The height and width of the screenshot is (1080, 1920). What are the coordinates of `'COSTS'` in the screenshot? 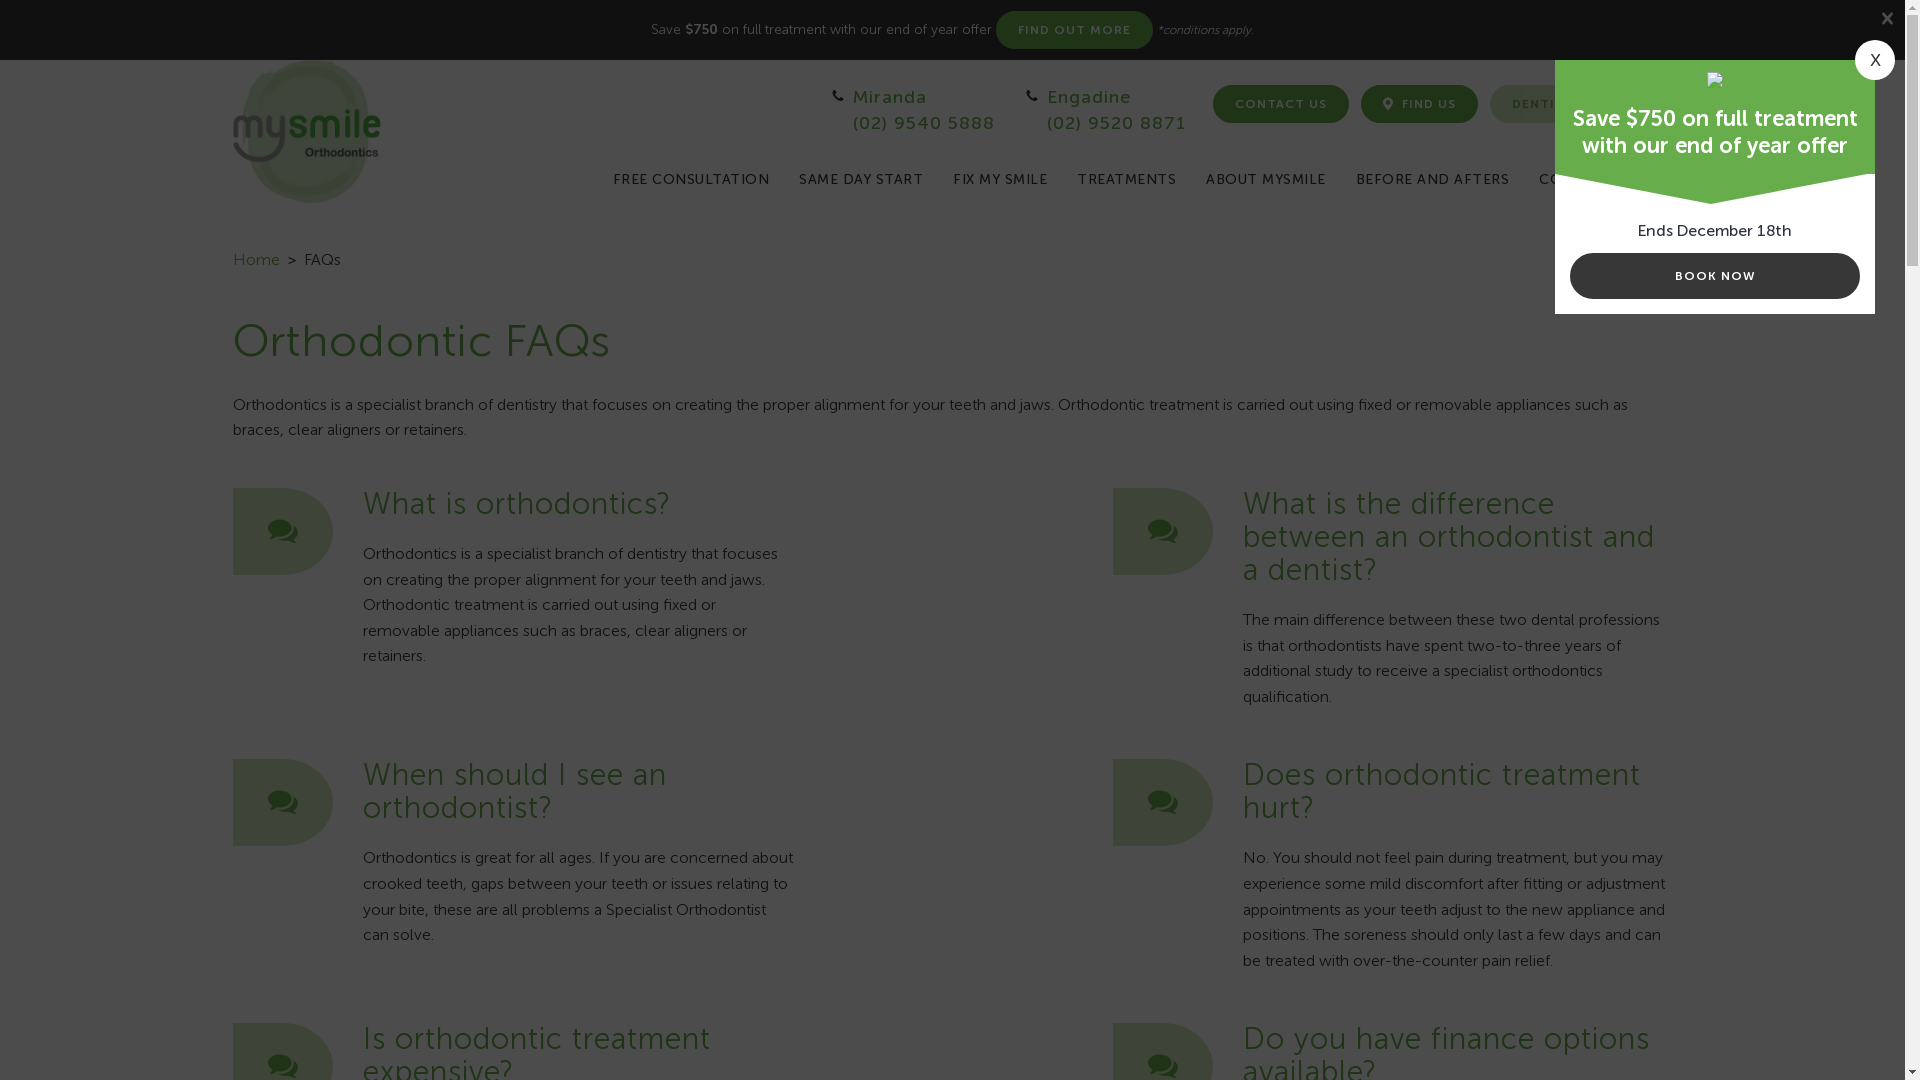 It's located at (1563, 180).